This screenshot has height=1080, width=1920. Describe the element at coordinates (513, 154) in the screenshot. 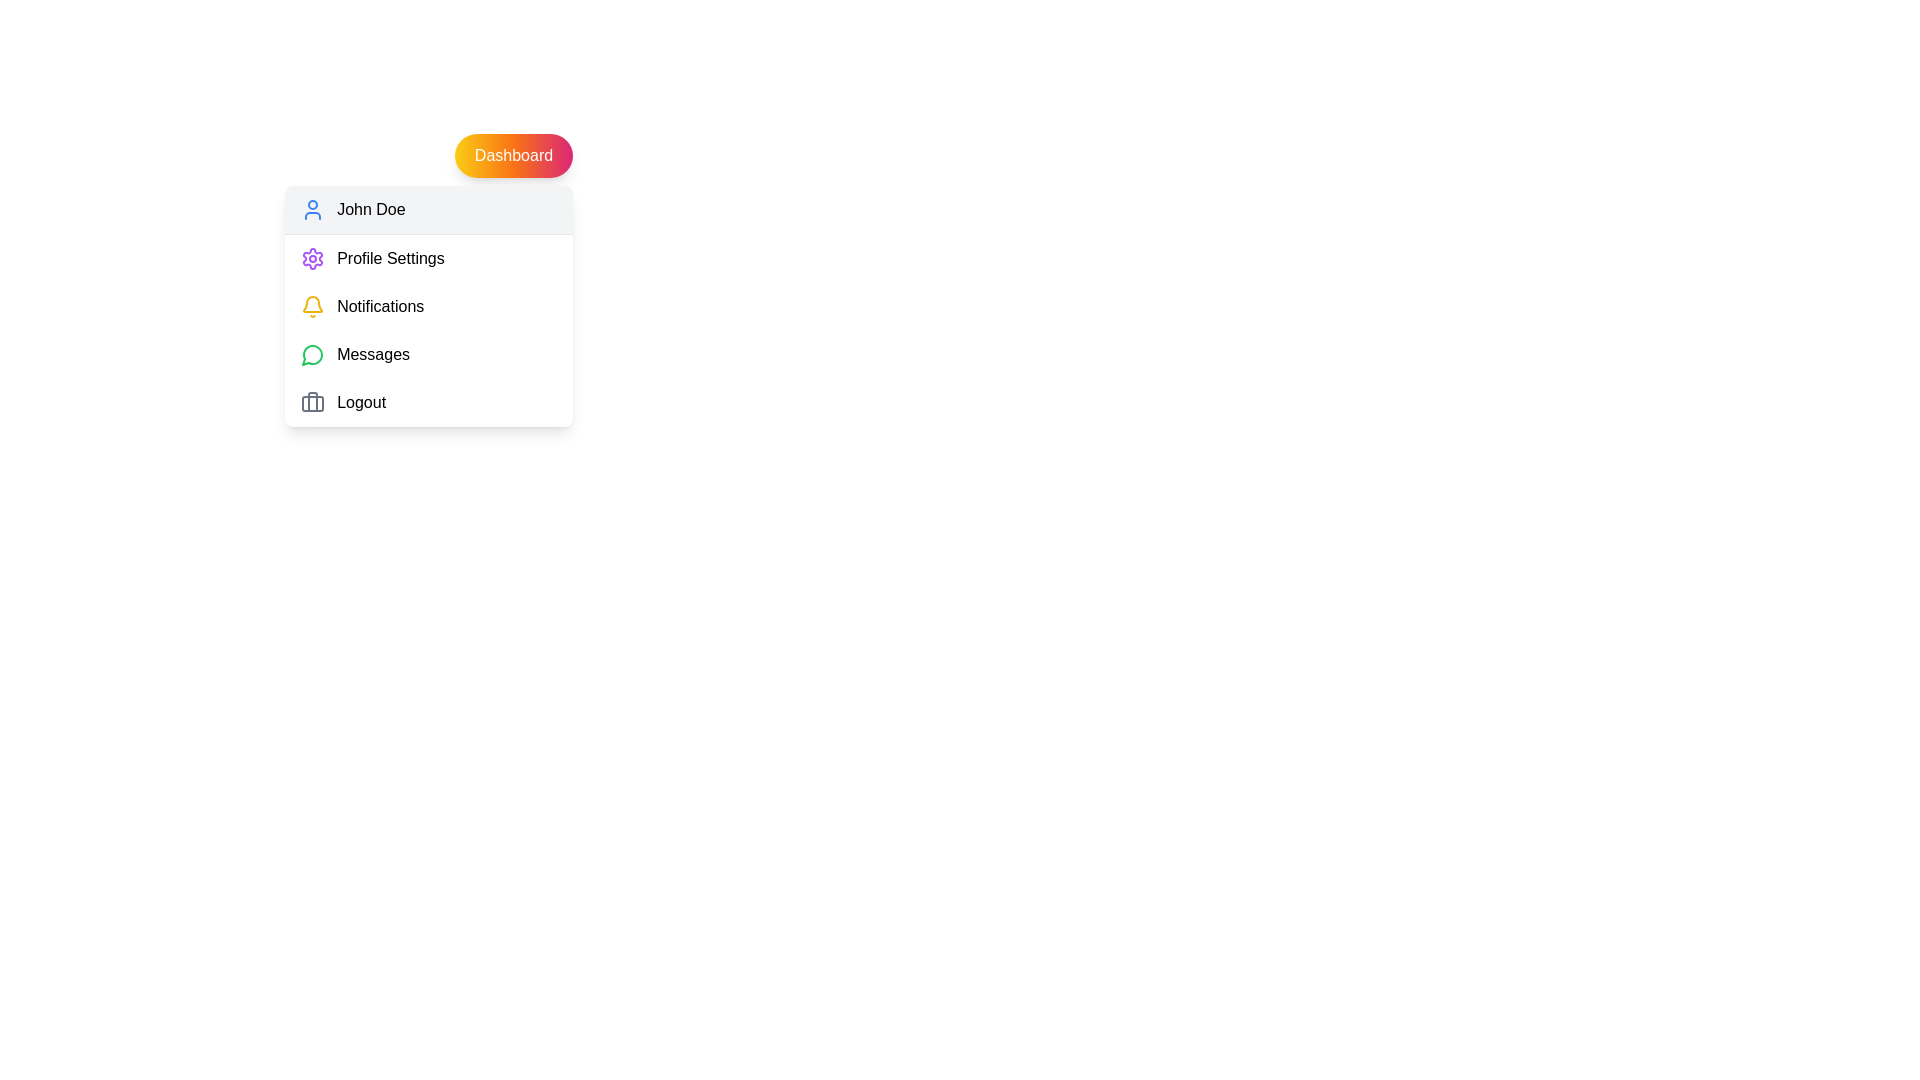

I see `the 'Dashboard' button to toggle the visibility of the settings menu` at that location.